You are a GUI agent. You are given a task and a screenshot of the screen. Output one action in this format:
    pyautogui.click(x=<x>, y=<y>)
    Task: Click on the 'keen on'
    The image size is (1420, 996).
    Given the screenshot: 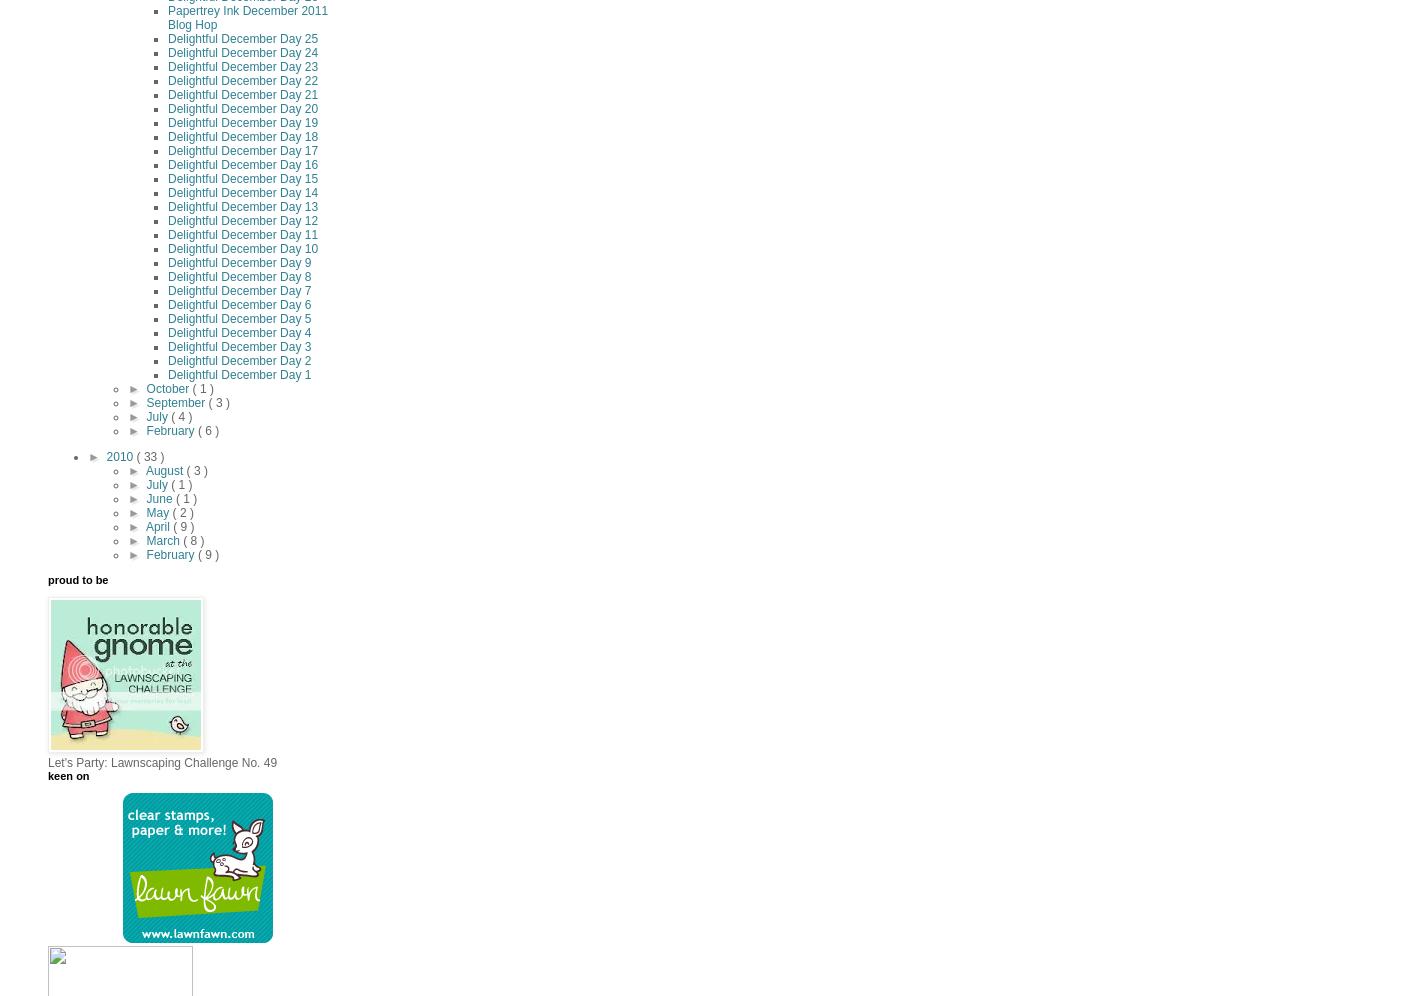 What is the action you would take?
    pyautogui.click(x=68, y=775)
    